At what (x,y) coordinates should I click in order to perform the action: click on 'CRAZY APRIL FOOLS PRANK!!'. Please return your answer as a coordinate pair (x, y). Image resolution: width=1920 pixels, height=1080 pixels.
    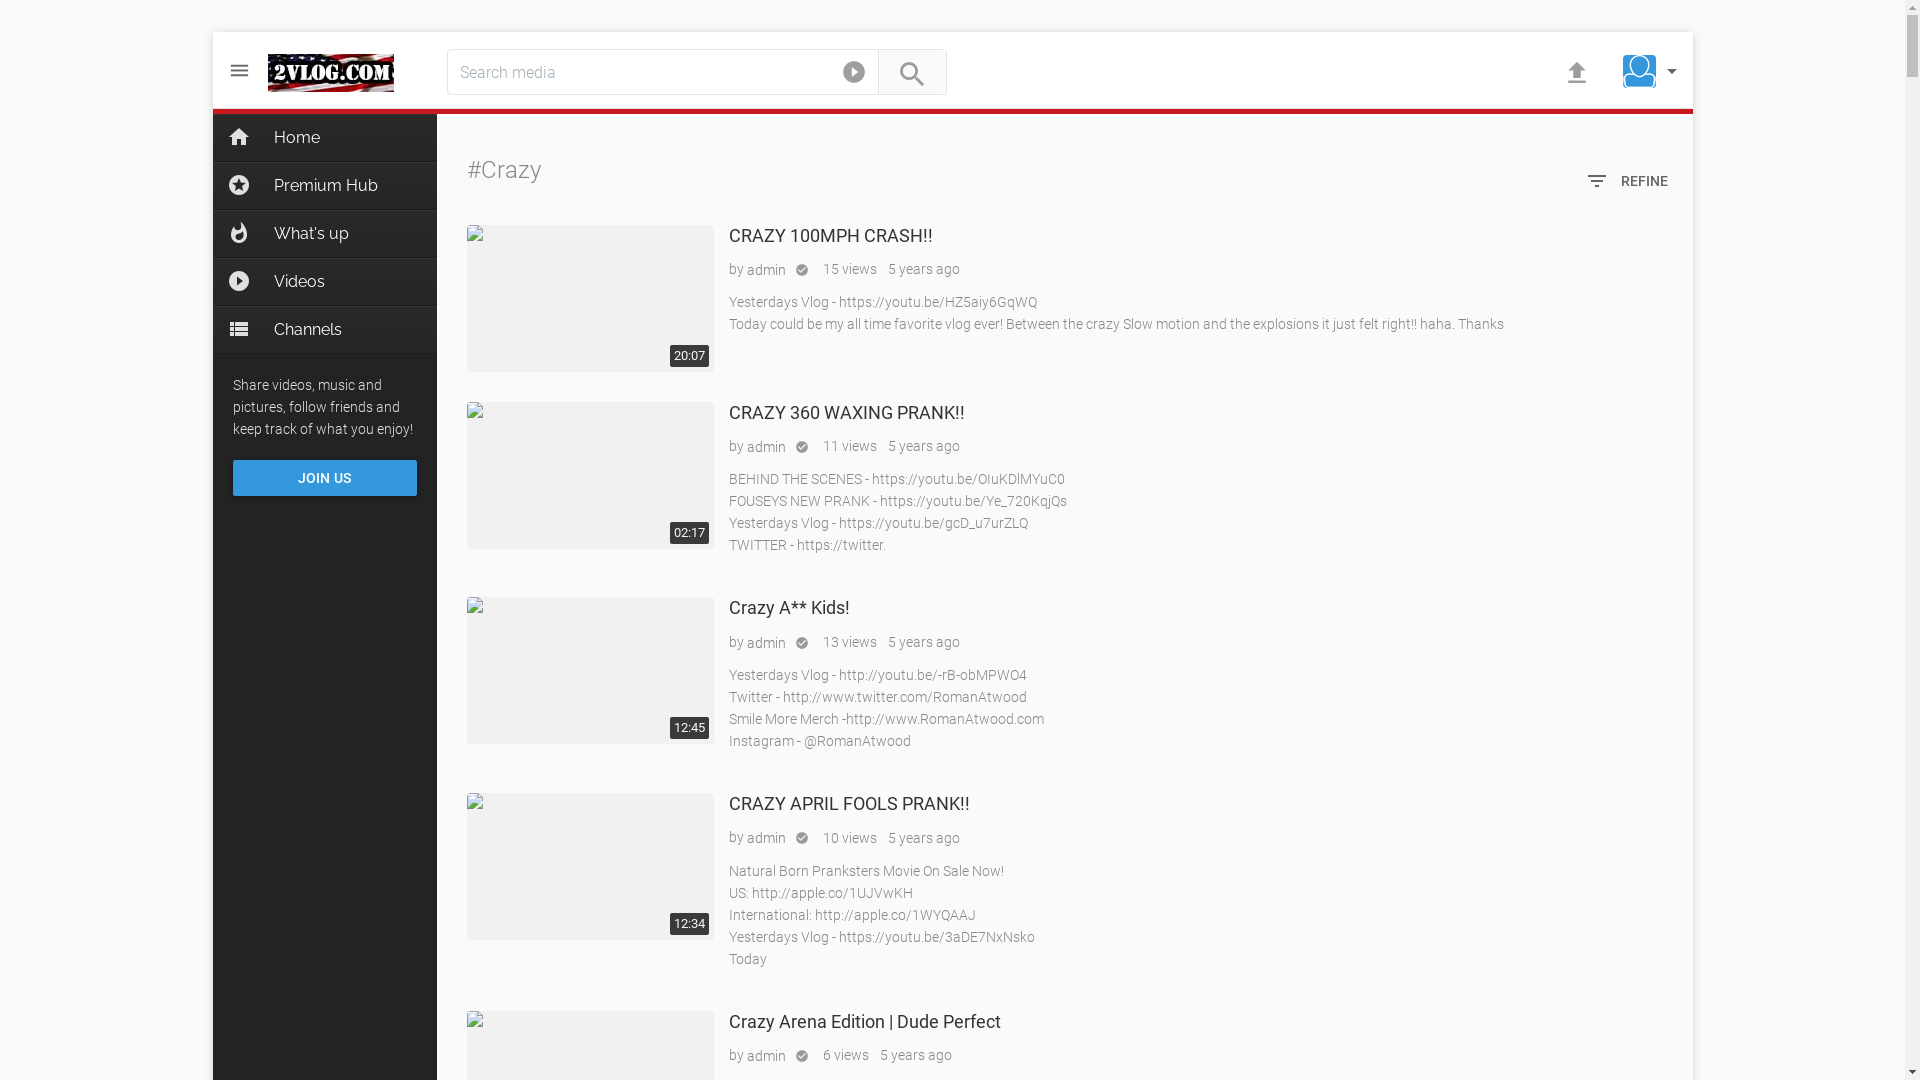
    Looking at the image, I should click on (727, 802).